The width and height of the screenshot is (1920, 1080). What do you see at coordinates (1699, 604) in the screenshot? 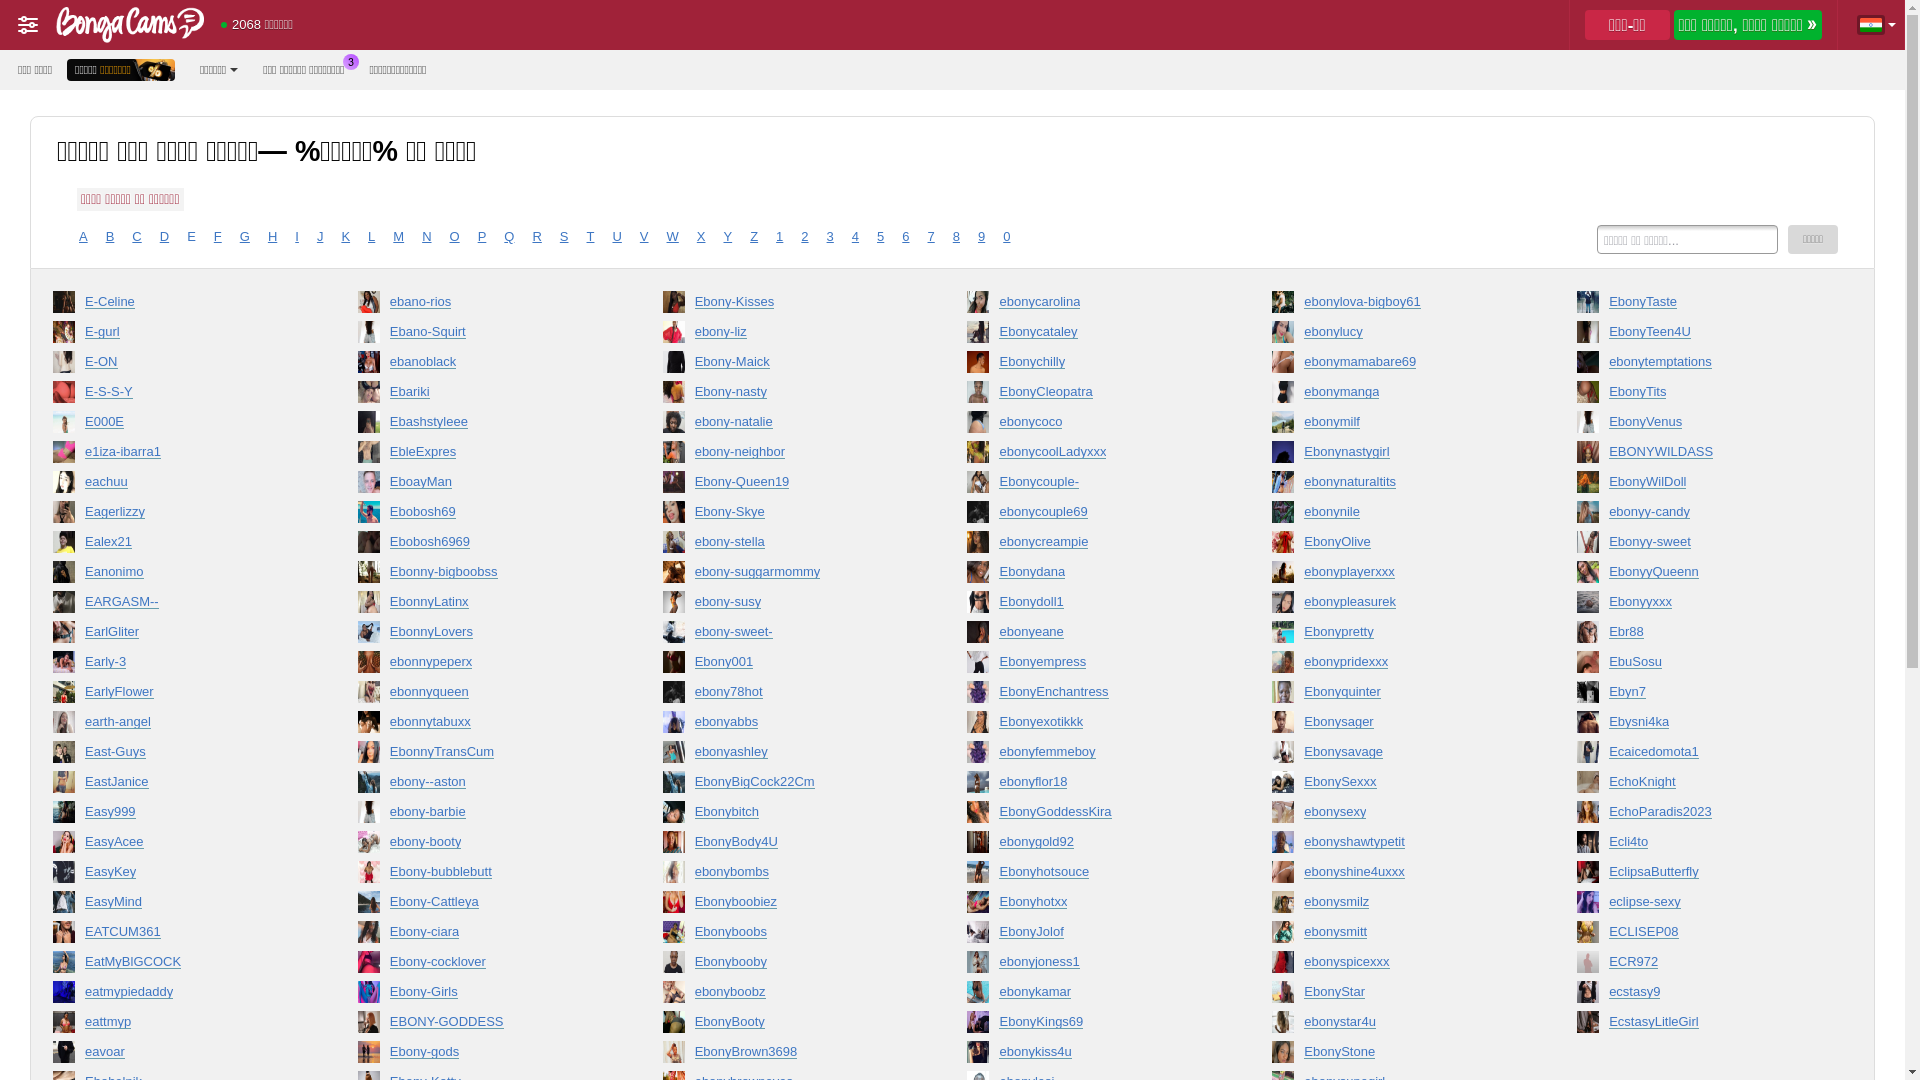
I see `'Ebonyyxxx'` at bounding box center [1699, 604].